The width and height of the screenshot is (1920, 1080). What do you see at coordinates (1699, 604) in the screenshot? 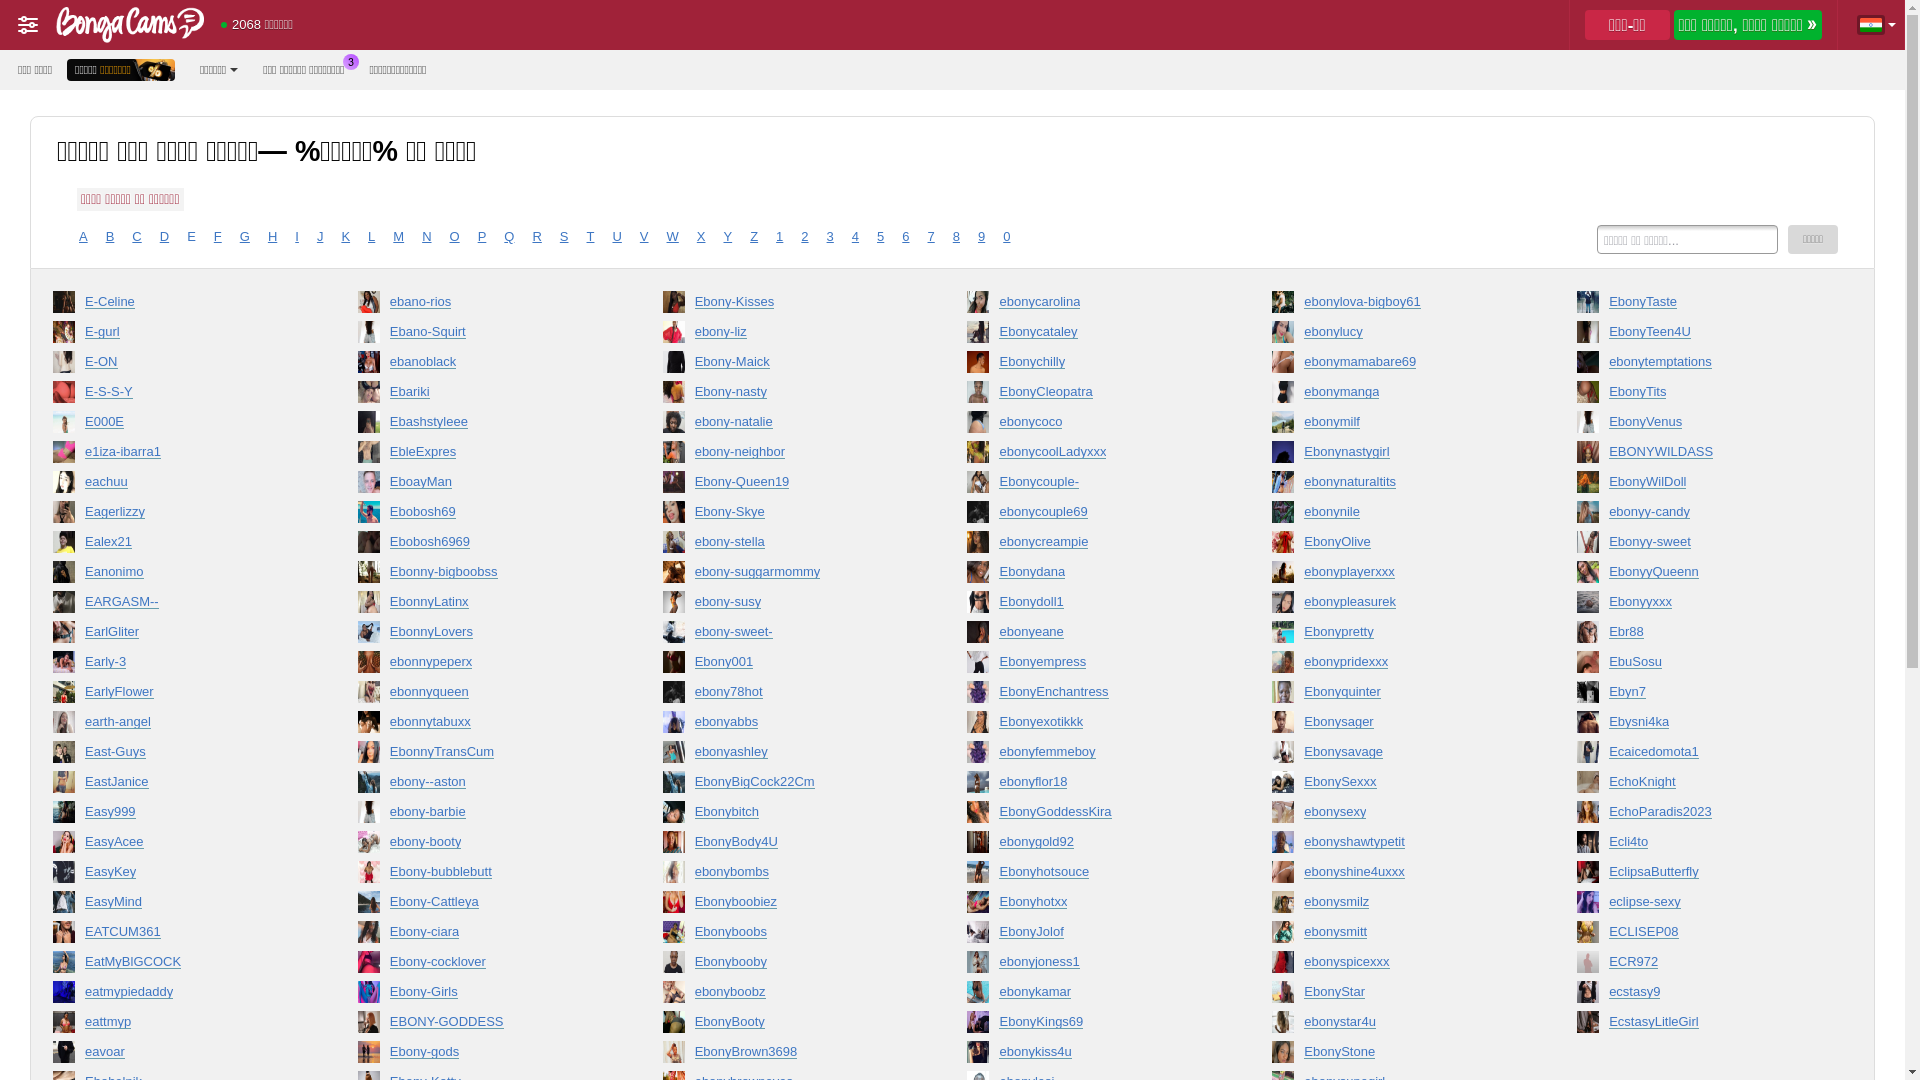
I see `'Ebonyyxxx'` at bounding box center [1699, 604].